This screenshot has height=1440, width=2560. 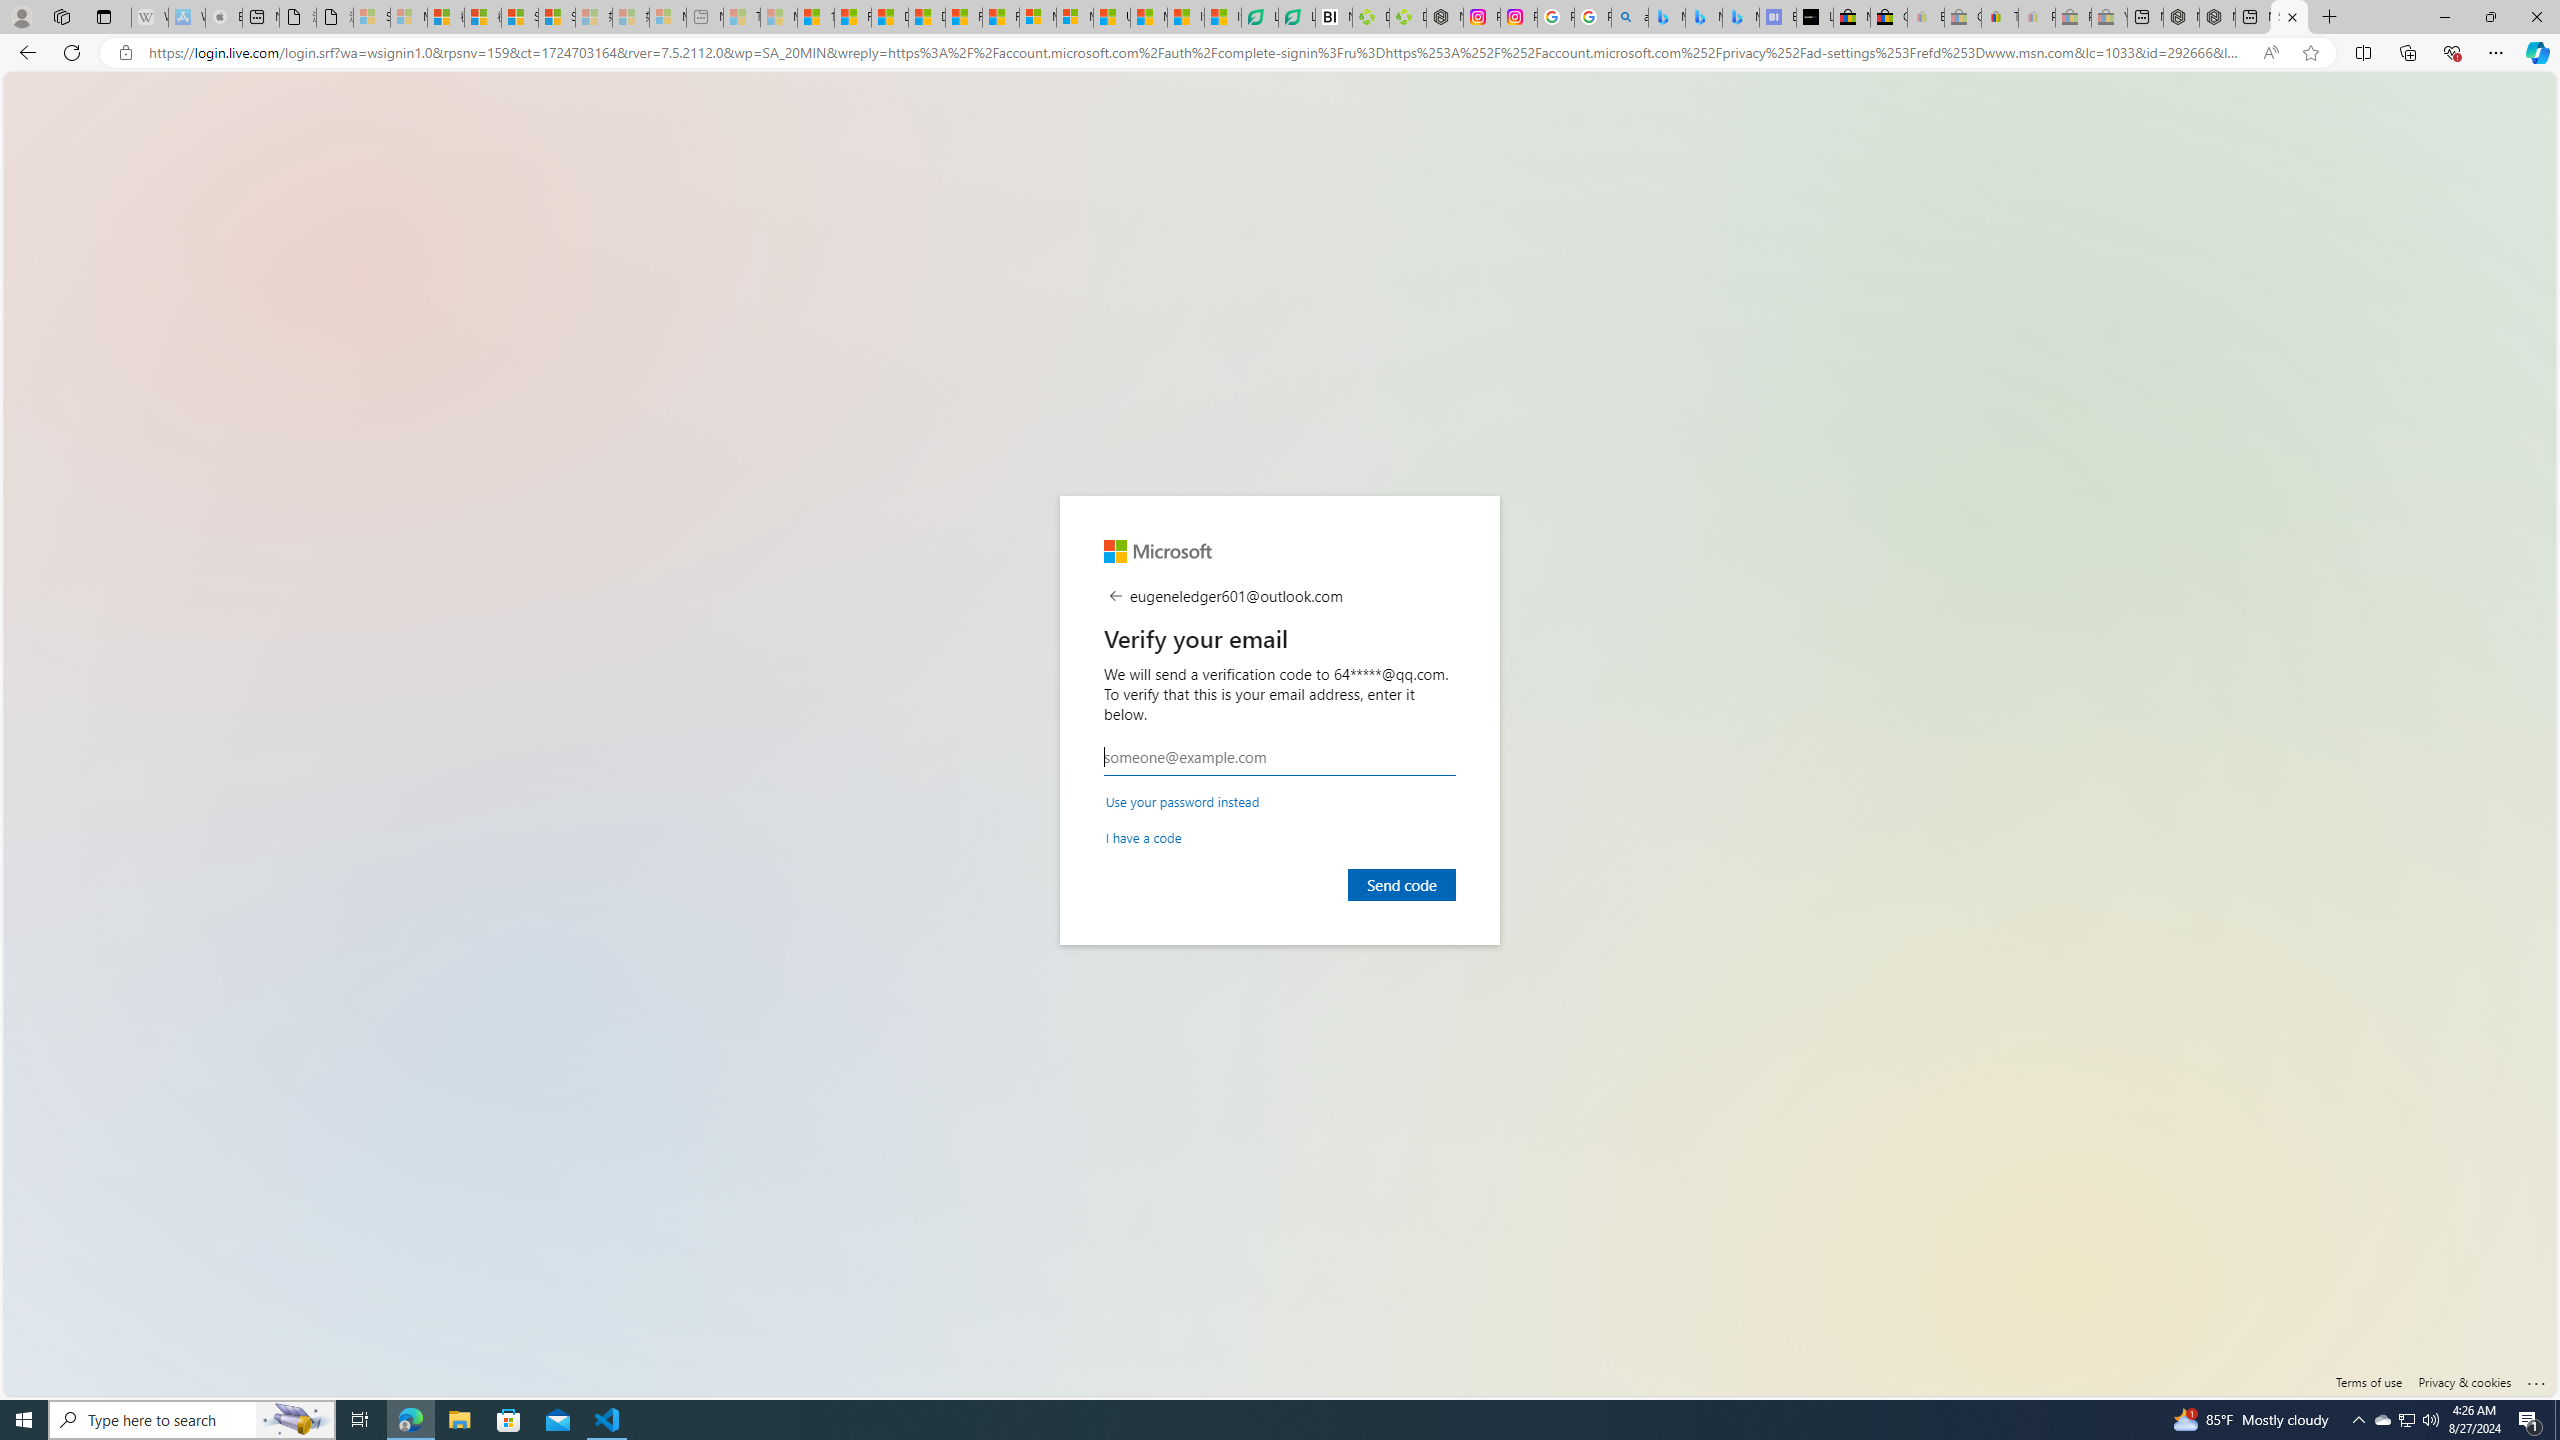 What do you see at coordinates (1182, 800) in the screenshot?
I see `'Use your password instead'` at bounding box center [1182, 800].